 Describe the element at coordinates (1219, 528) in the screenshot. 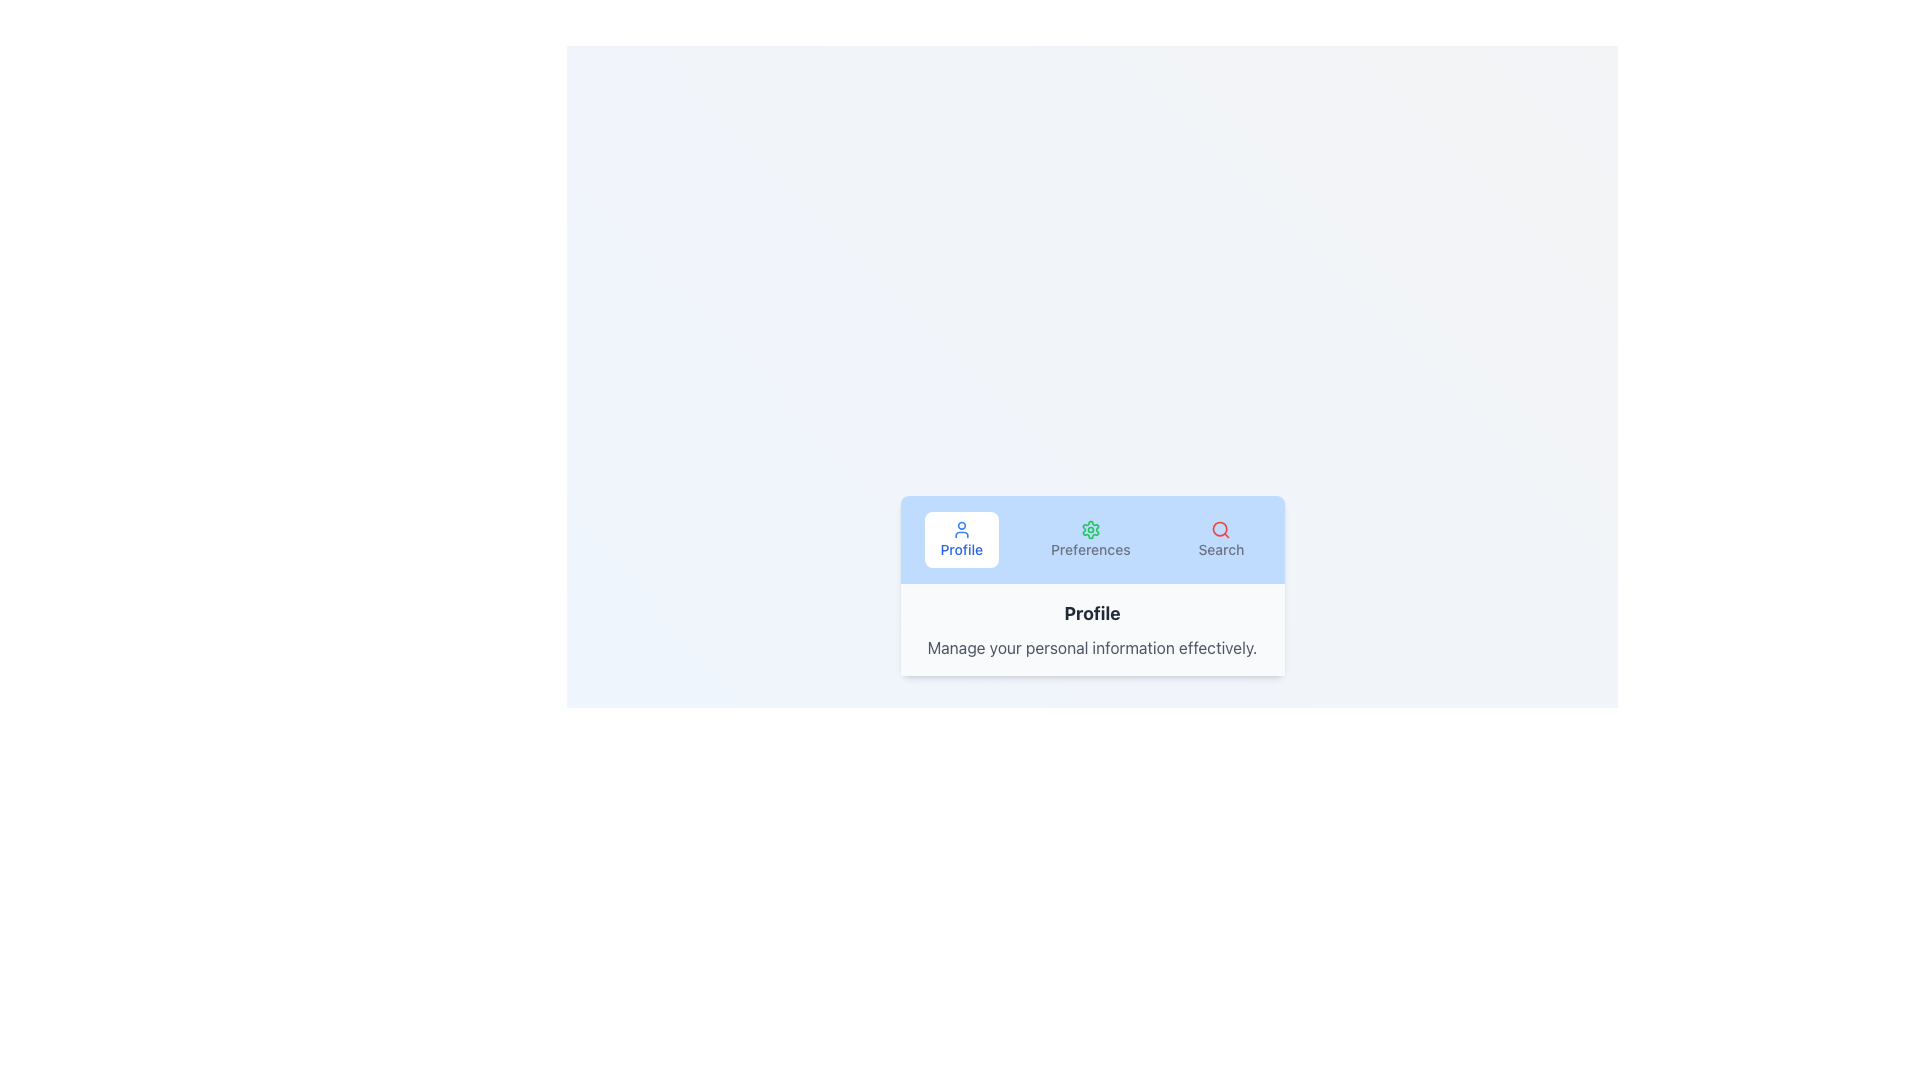

I see `the SVG circle graphic that is part of the 'search' icon located in the top-right corner of the card interface` at that location.